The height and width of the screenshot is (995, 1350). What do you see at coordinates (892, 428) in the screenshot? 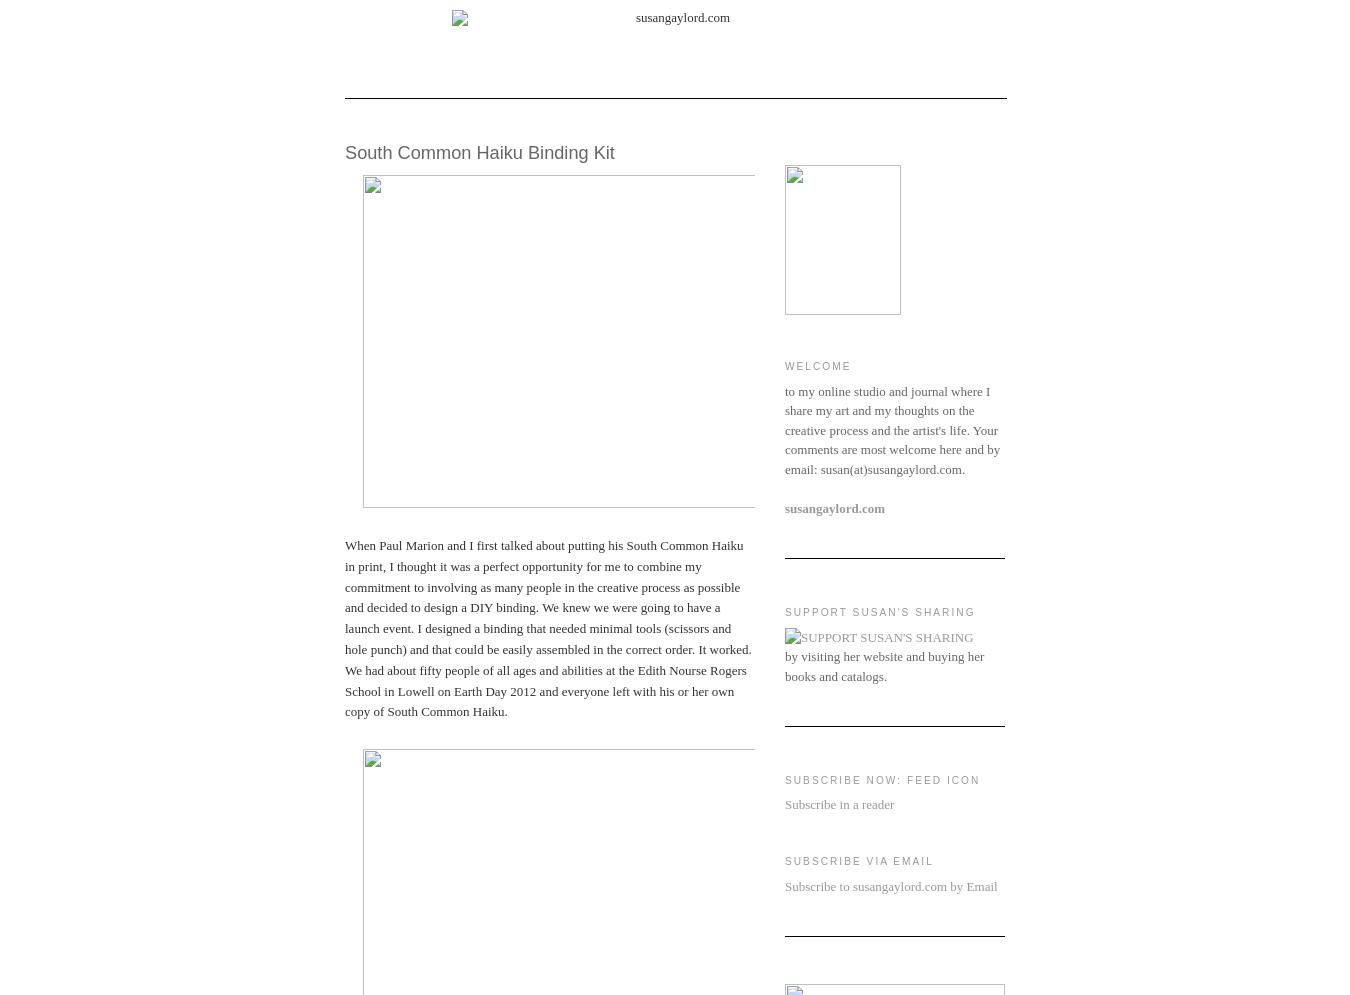
I see `'to my online studio and journal where I share my art and my thoughts on the creative process and the artist's life. Your comments are most welcome here and by email:'` at bounding box center [892, 428].